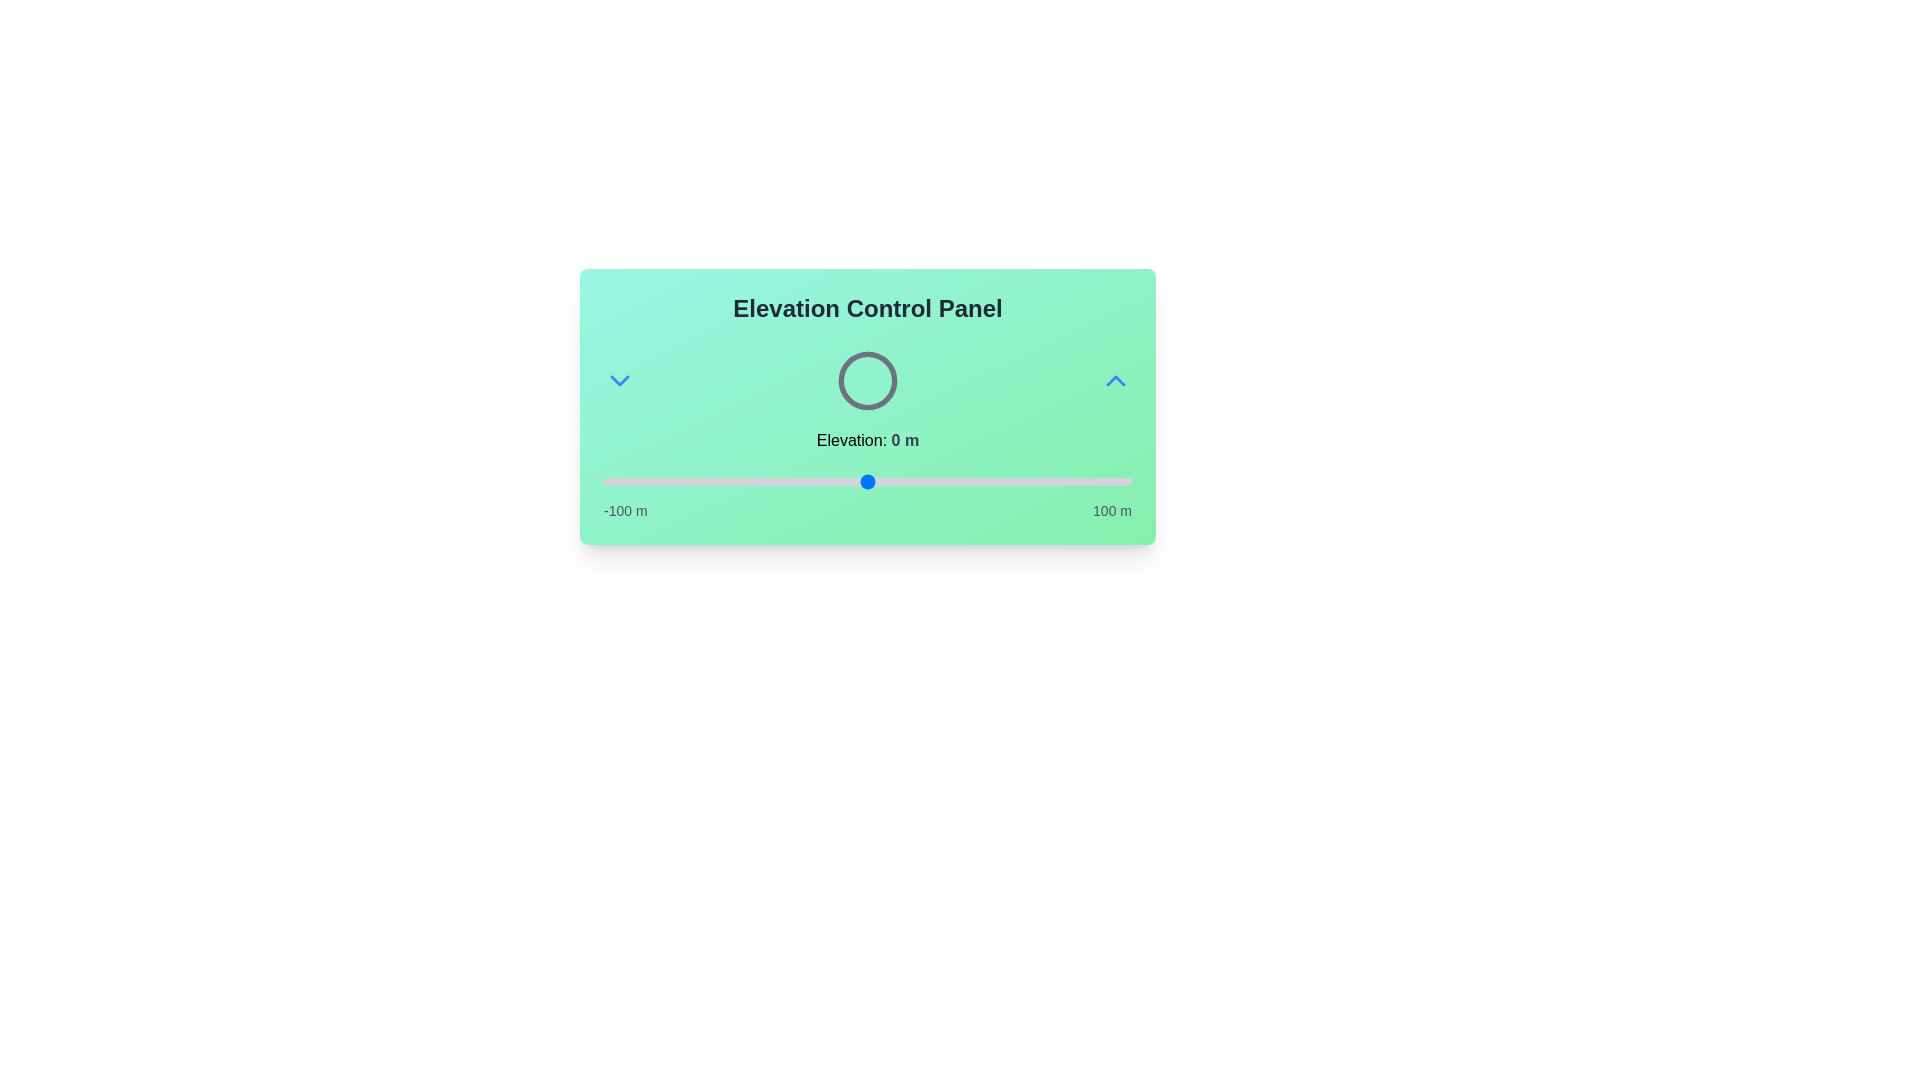 Image resolution: width=1920 pixels, height=1080 pixels. I want to click on the elevation to -17 meters using the slider, so click(823, 482).